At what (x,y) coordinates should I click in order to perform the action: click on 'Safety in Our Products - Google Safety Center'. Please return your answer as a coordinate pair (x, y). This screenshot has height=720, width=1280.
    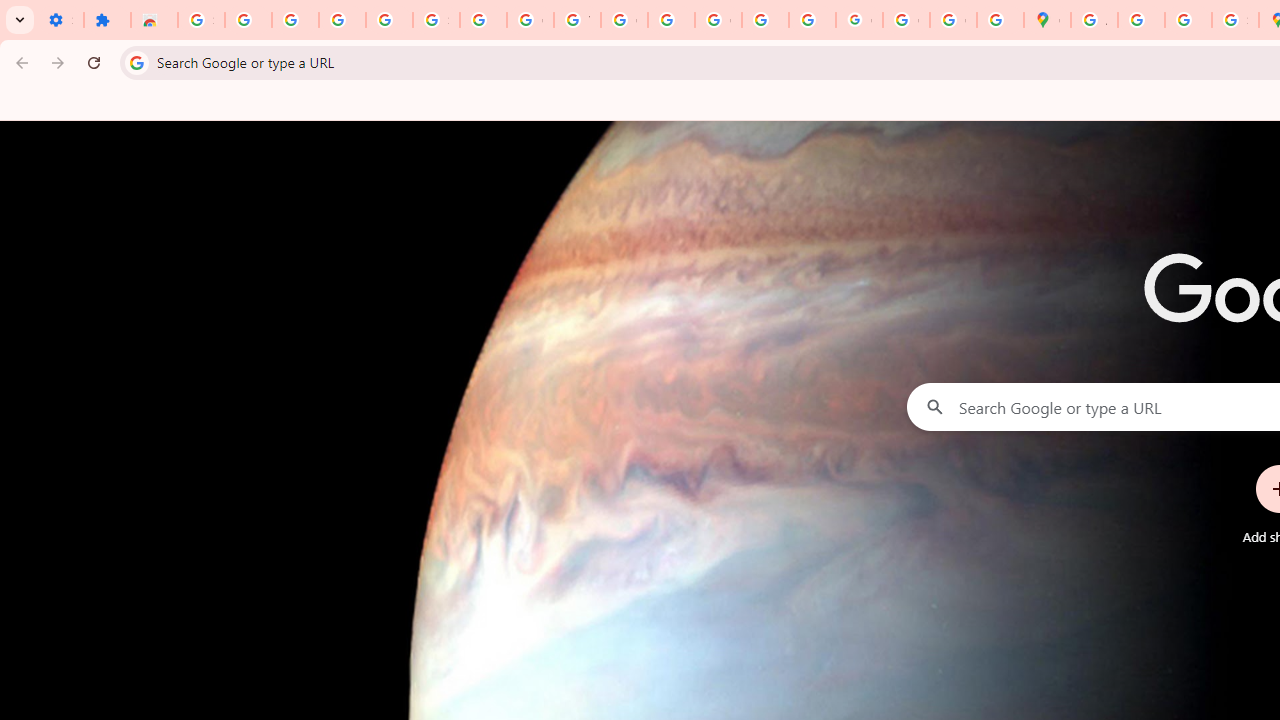
    Looking at the image, I should click on (1234, 20).